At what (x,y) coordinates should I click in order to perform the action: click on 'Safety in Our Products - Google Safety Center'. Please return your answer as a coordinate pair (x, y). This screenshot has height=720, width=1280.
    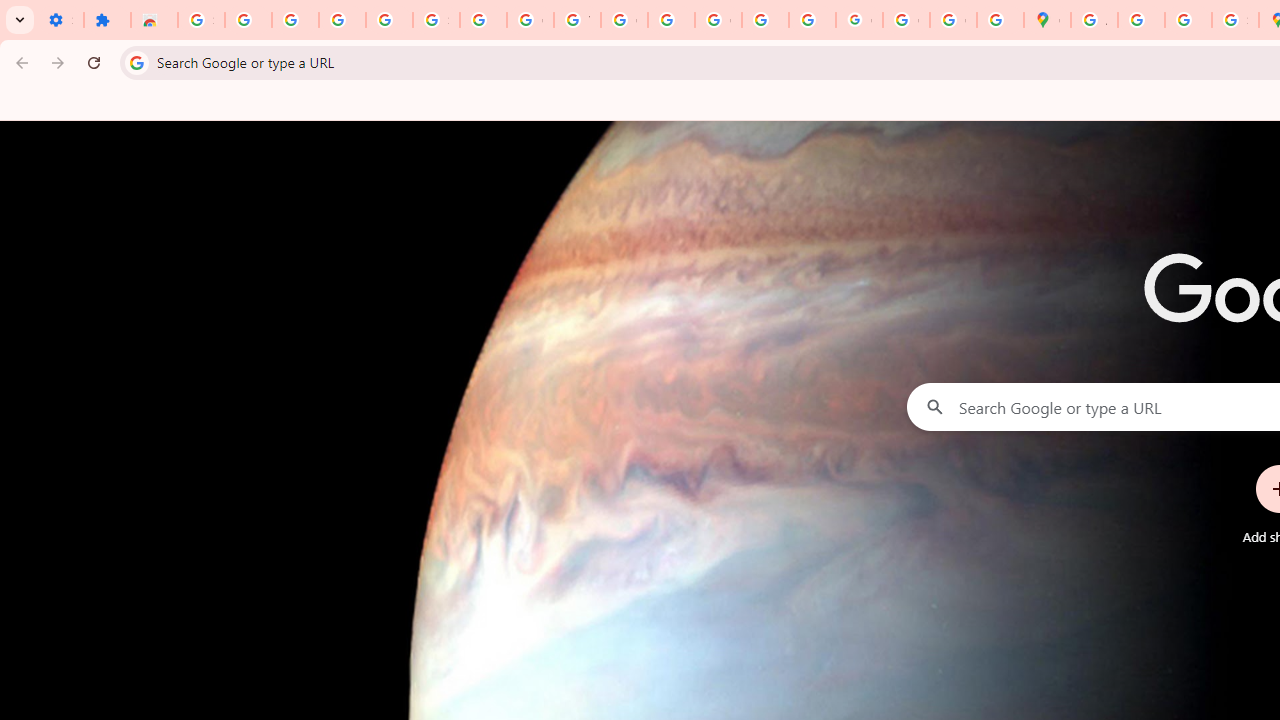
    Looking at the image, I should click on (1234, 20).